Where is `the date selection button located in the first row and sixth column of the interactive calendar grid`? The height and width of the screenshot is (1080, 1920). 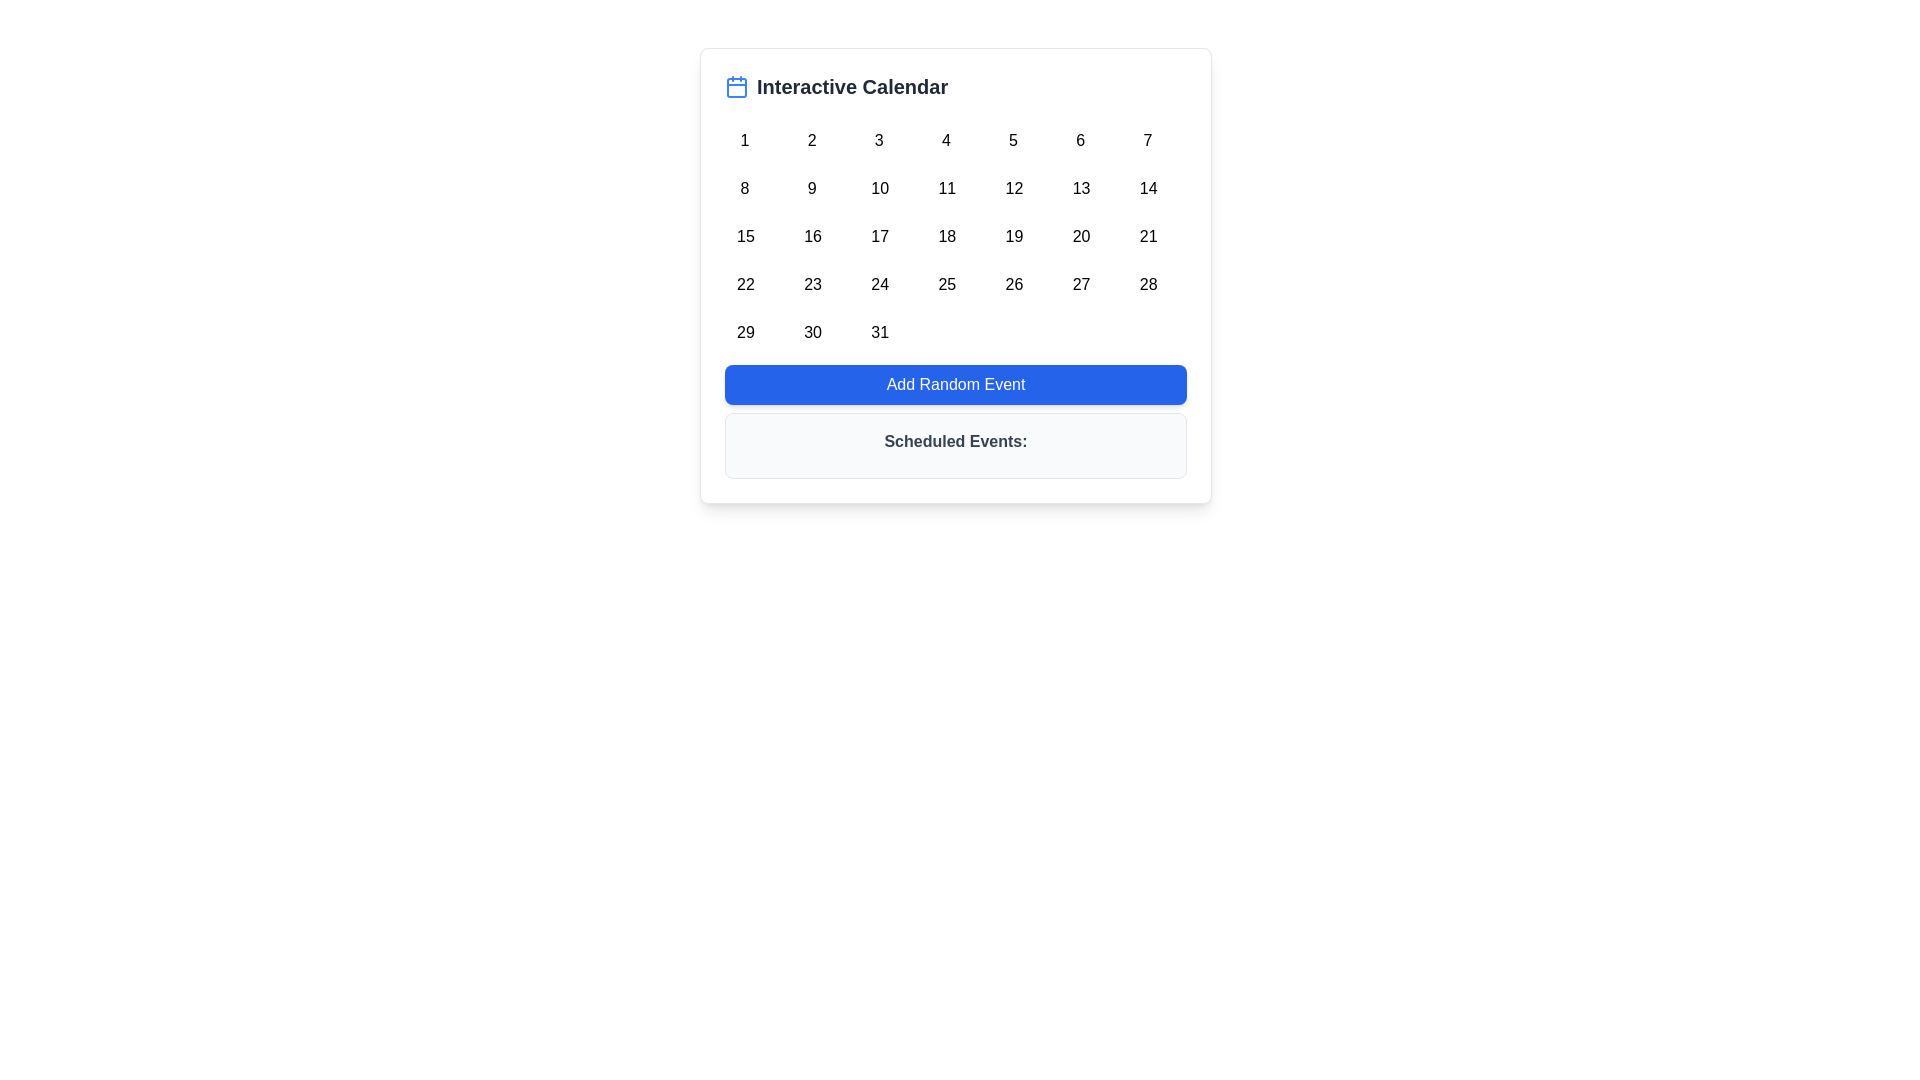
the date selection button located in the first row and sixth column of the interactive calendar grid is located at coordinates (1079, 136).